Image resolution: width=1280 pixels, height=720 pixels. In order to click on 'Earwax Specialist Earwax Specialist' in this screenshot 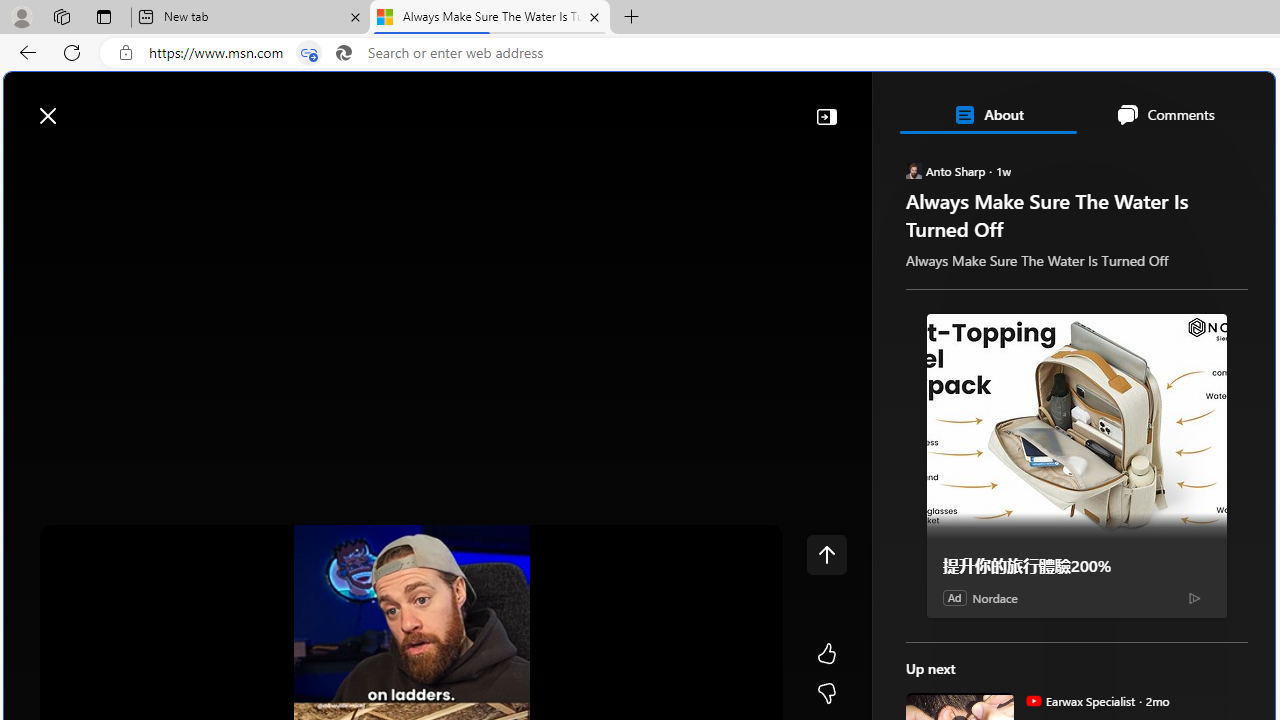, I will do `click(1079, 699)`.